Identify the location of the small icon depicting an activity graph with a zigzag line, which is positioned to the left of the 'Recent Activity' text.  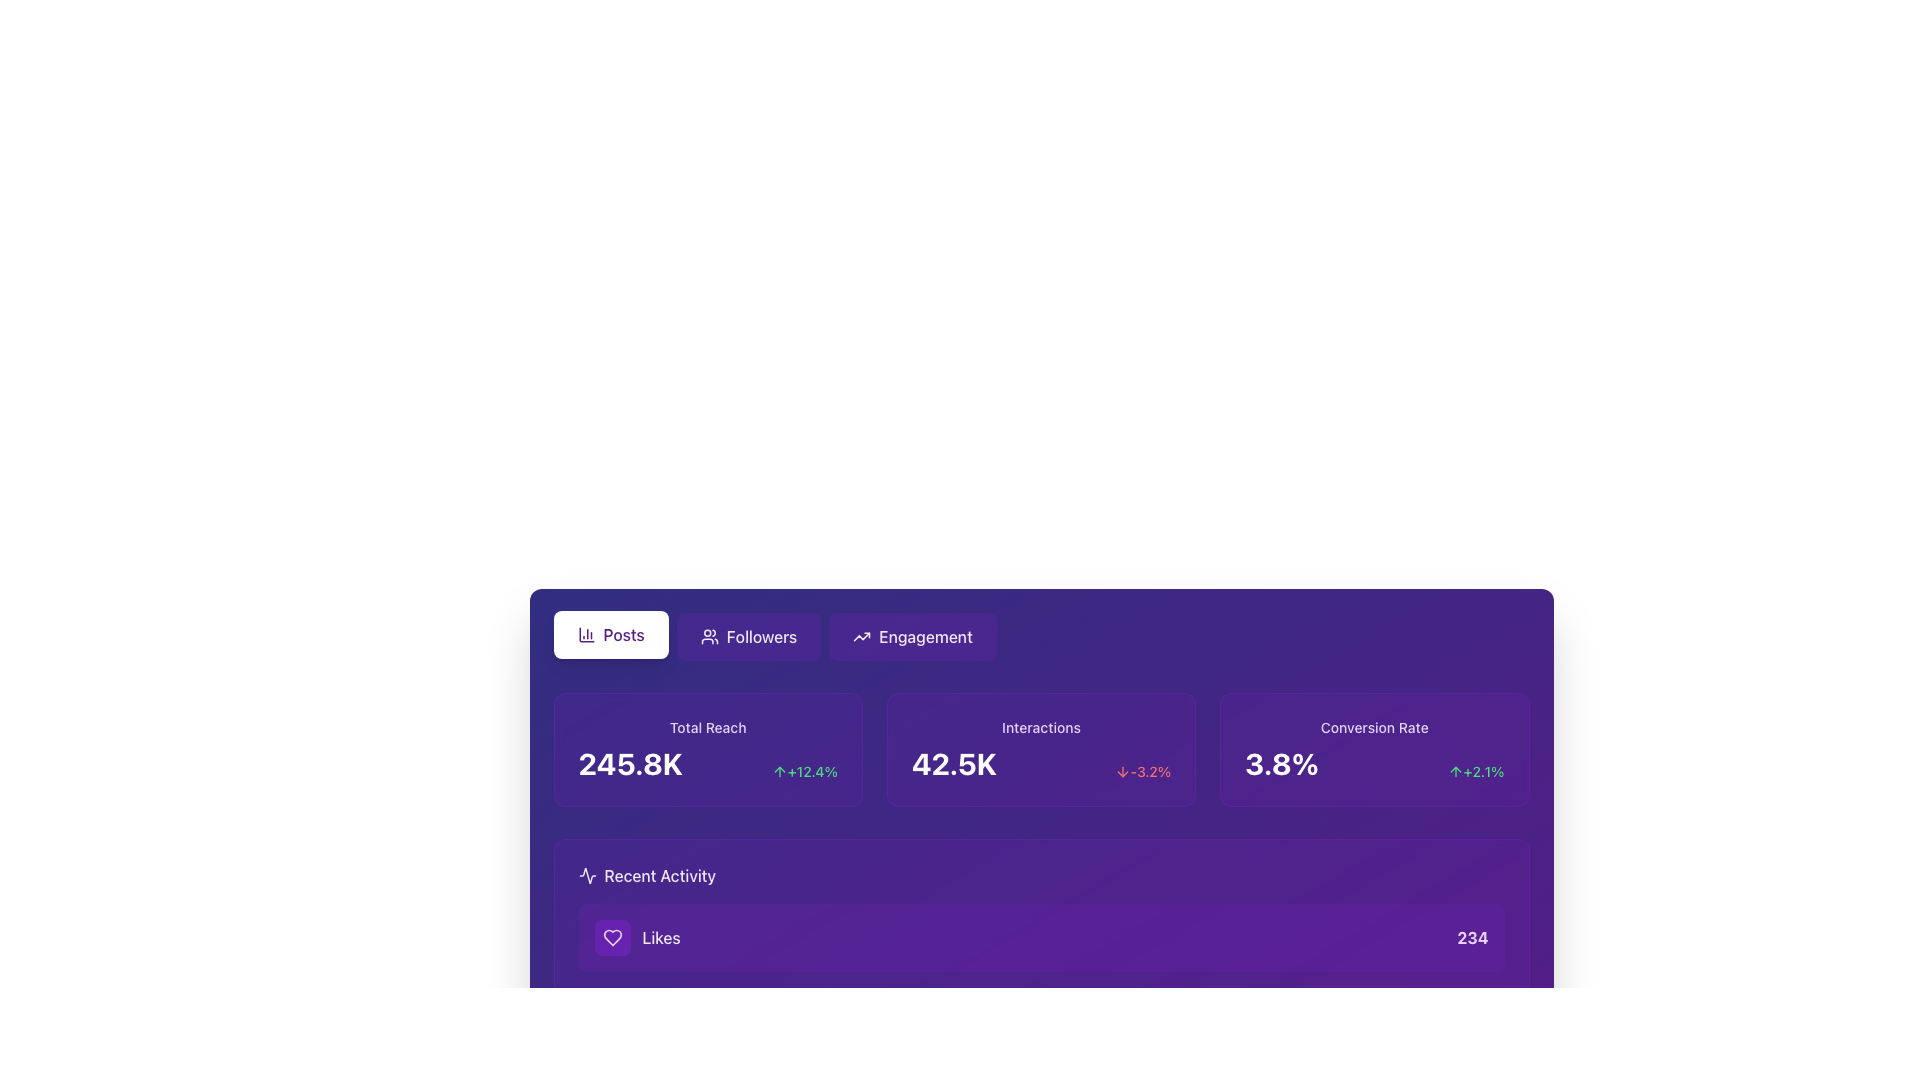
(586, 874).